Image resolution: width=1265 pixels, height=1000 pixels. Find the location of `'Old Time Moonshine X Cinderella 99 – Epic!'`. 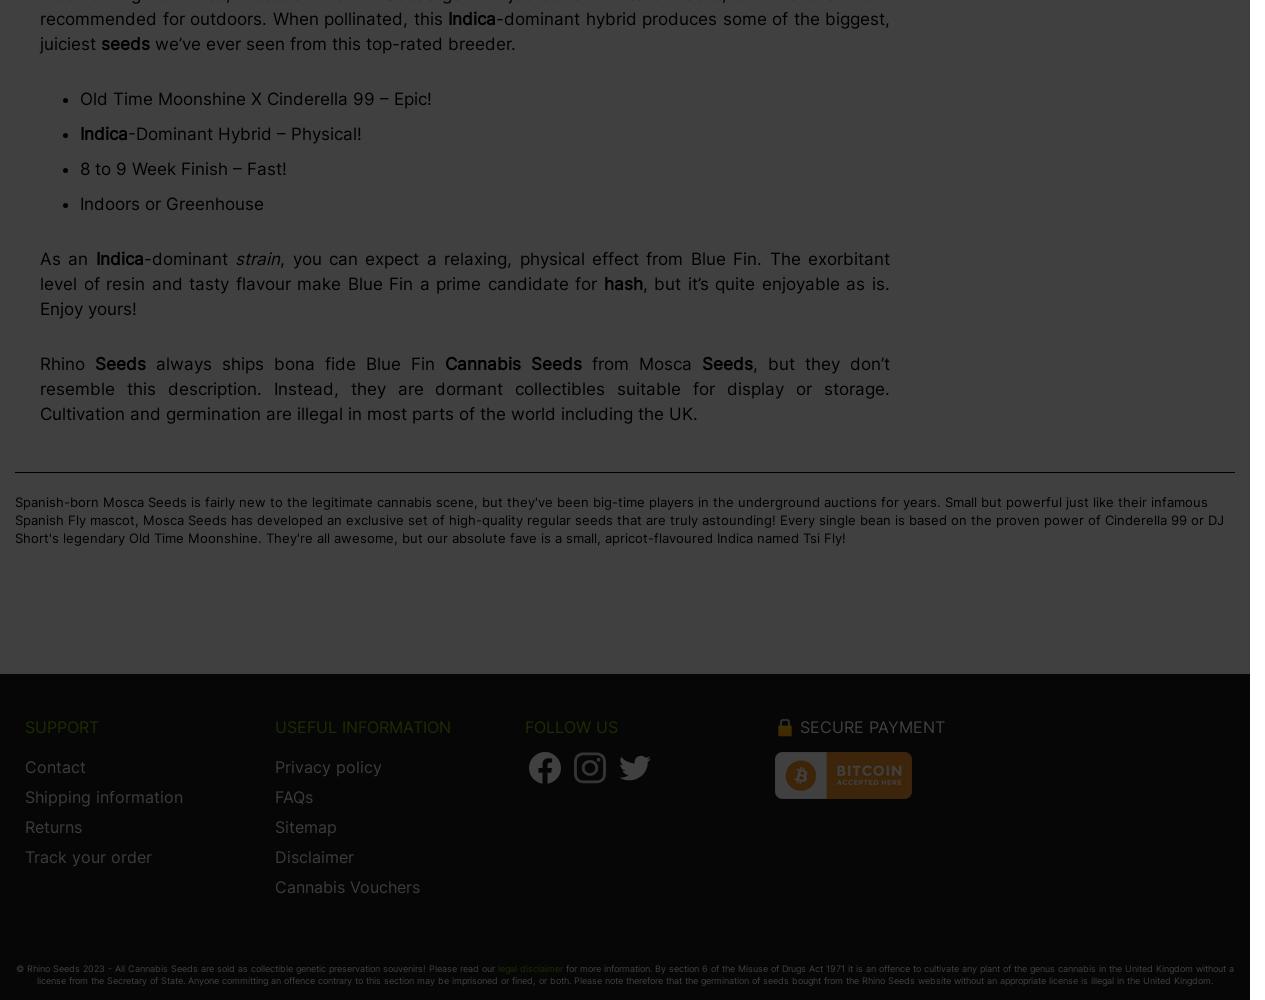

'Old Time Moonshine X Cinderella 99 – Epic!' is located at coordinates (255, 98).